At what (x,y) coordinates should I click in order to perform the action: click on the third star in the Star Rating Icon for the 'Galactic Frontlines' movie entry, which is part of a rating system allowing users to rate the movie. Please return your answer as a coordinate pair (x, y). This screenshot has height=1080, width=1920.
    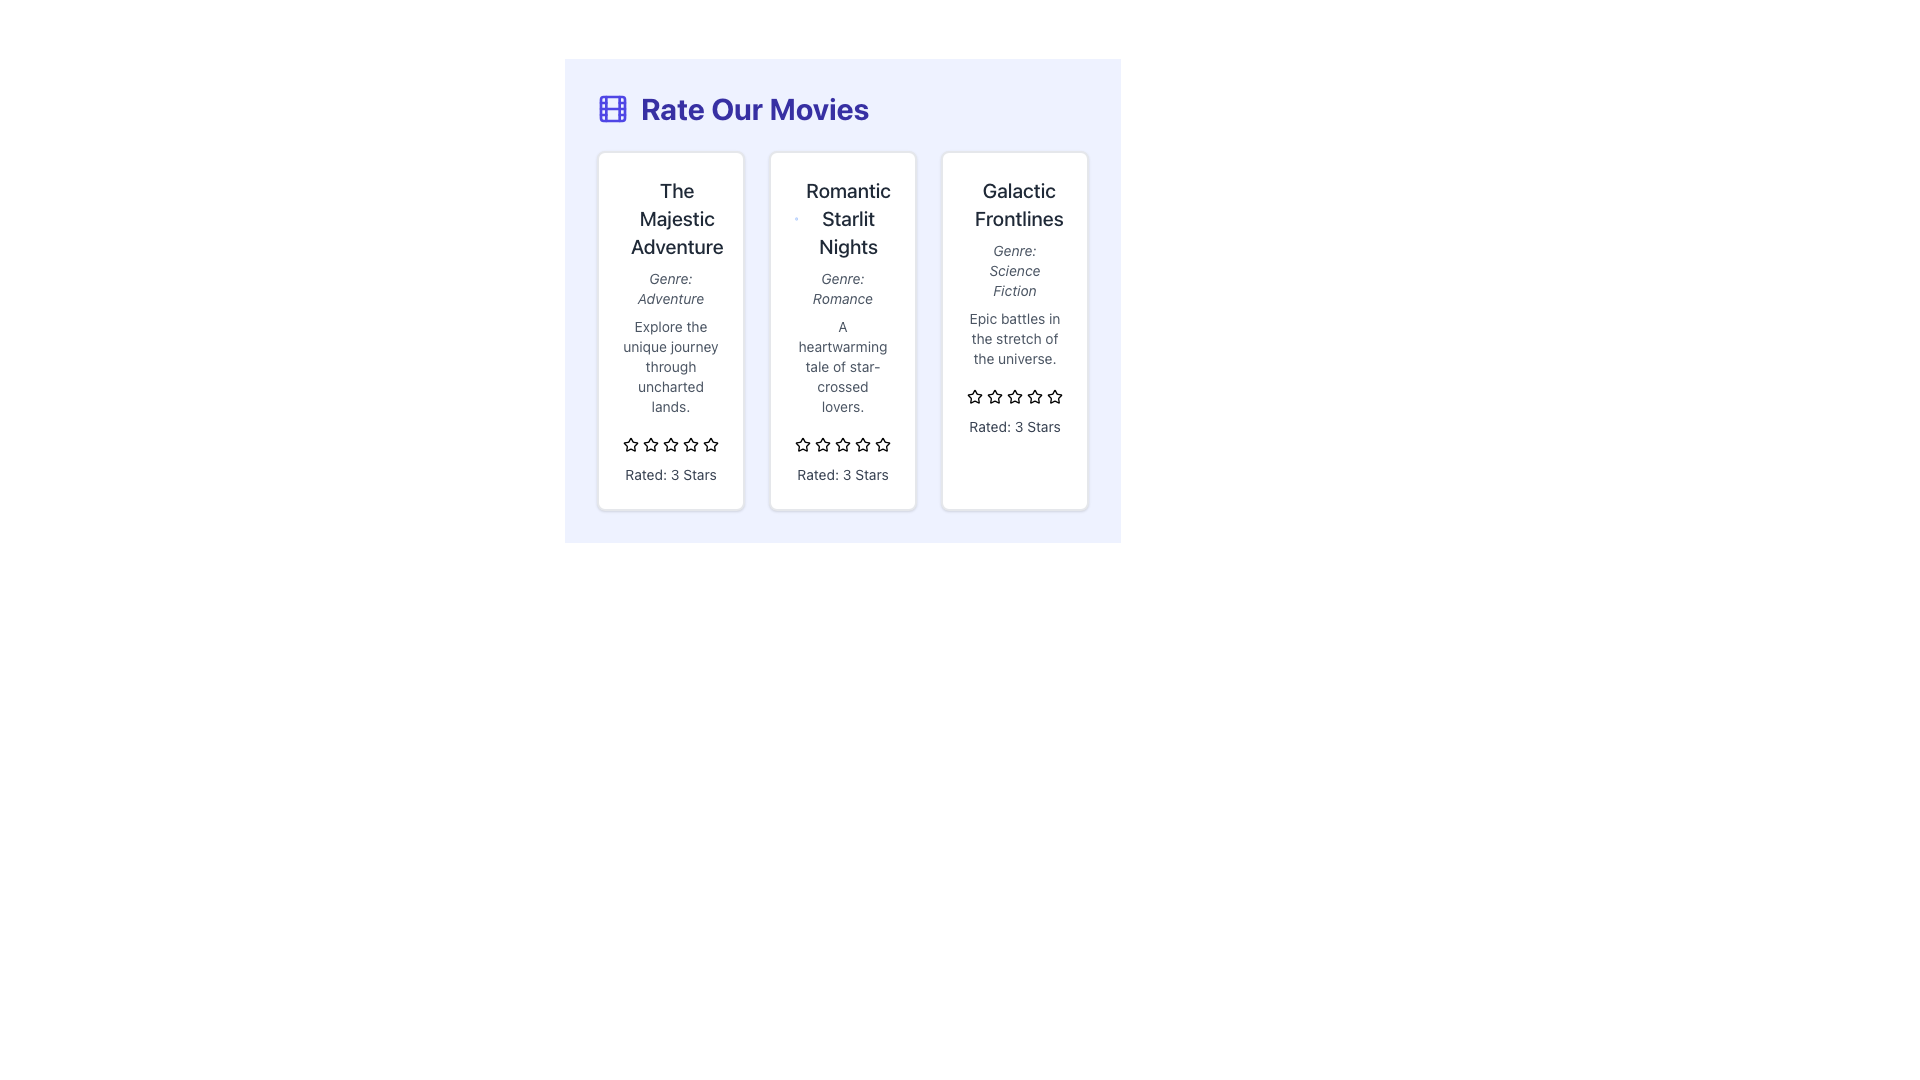
    Looking at the image, I should click on (974, 396).